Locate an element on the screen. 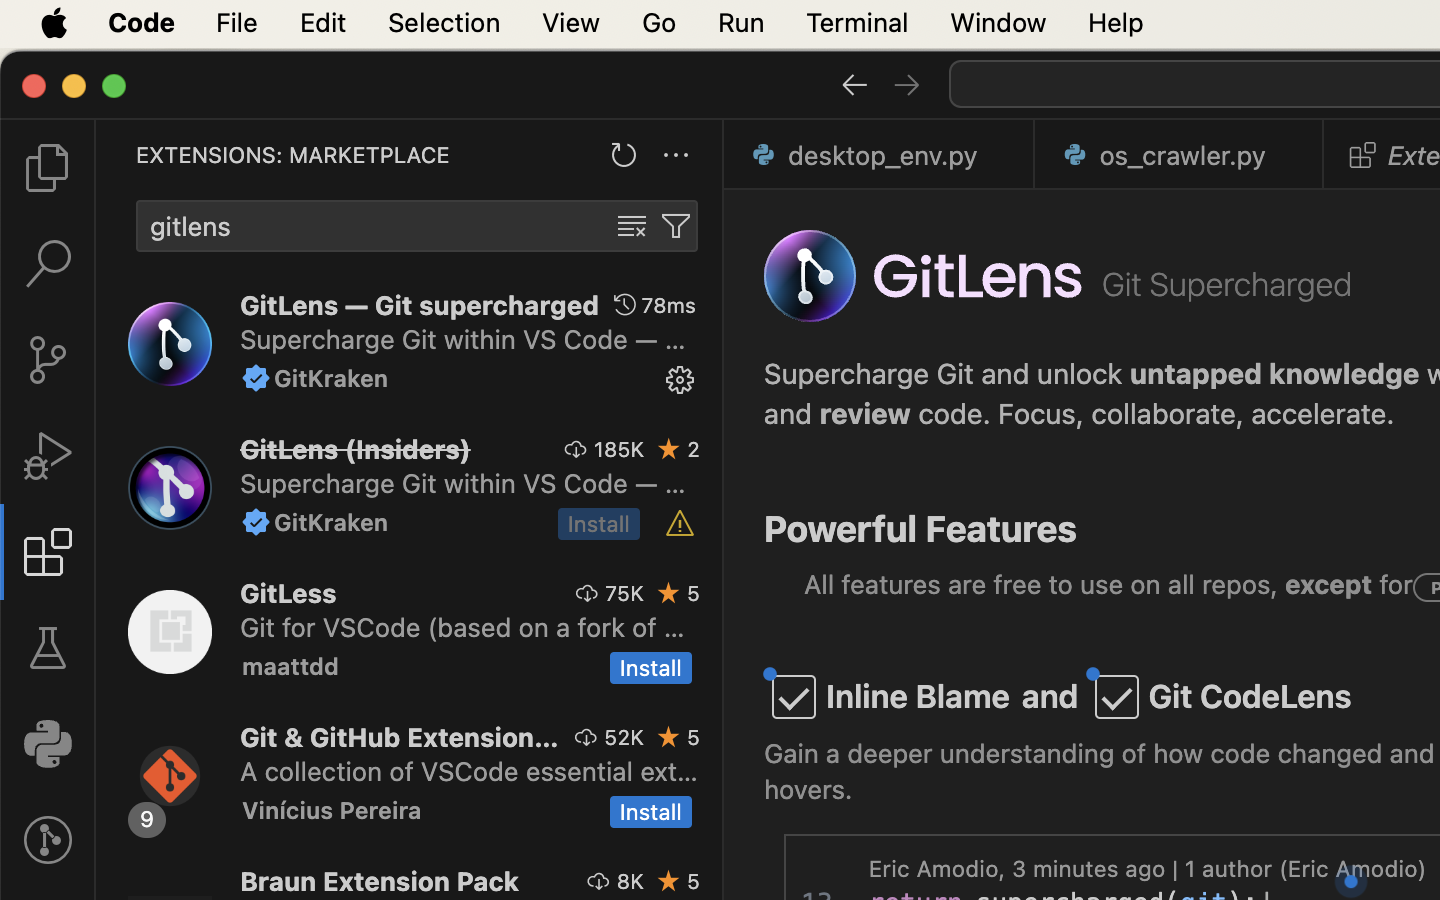  '0 ' is located at coordinates (46, 360).